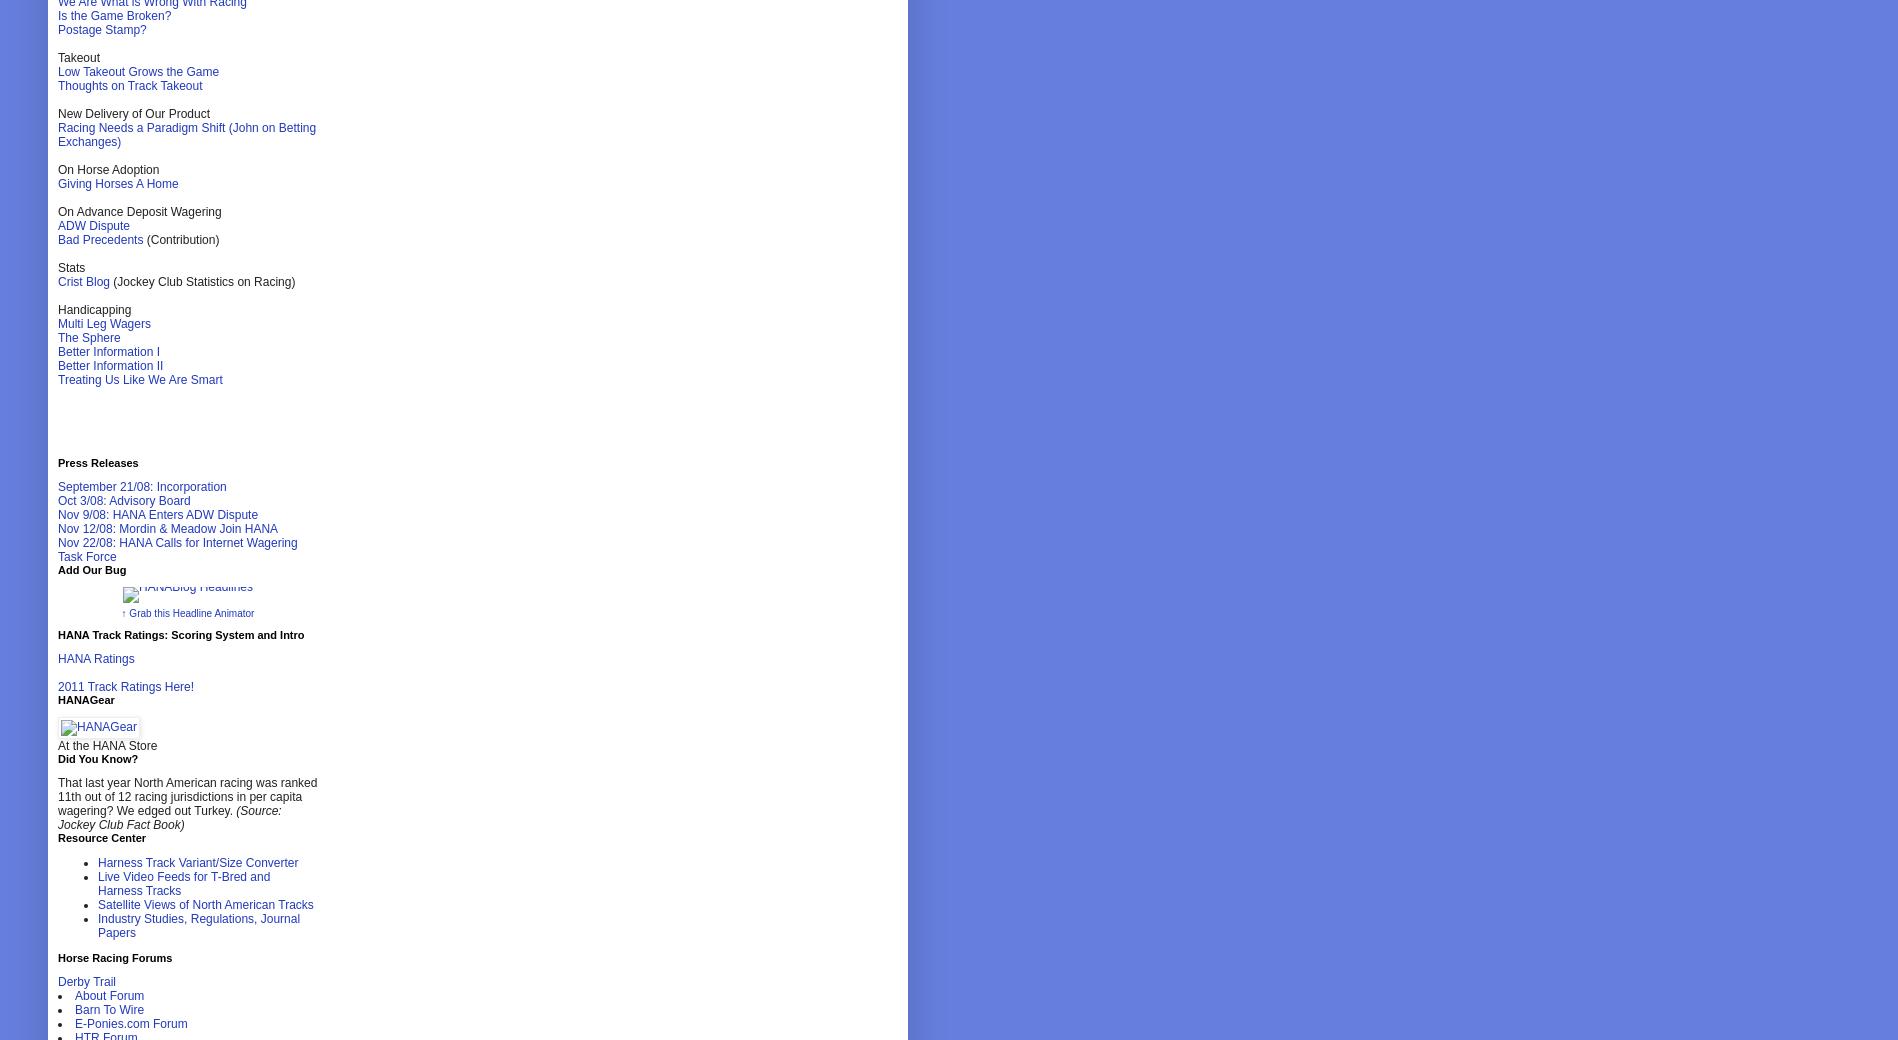  What do you see at coordinates (115, 958) in the screenshot?
I see `'Horse Racing Forums'` at bounding box center [115, 958].